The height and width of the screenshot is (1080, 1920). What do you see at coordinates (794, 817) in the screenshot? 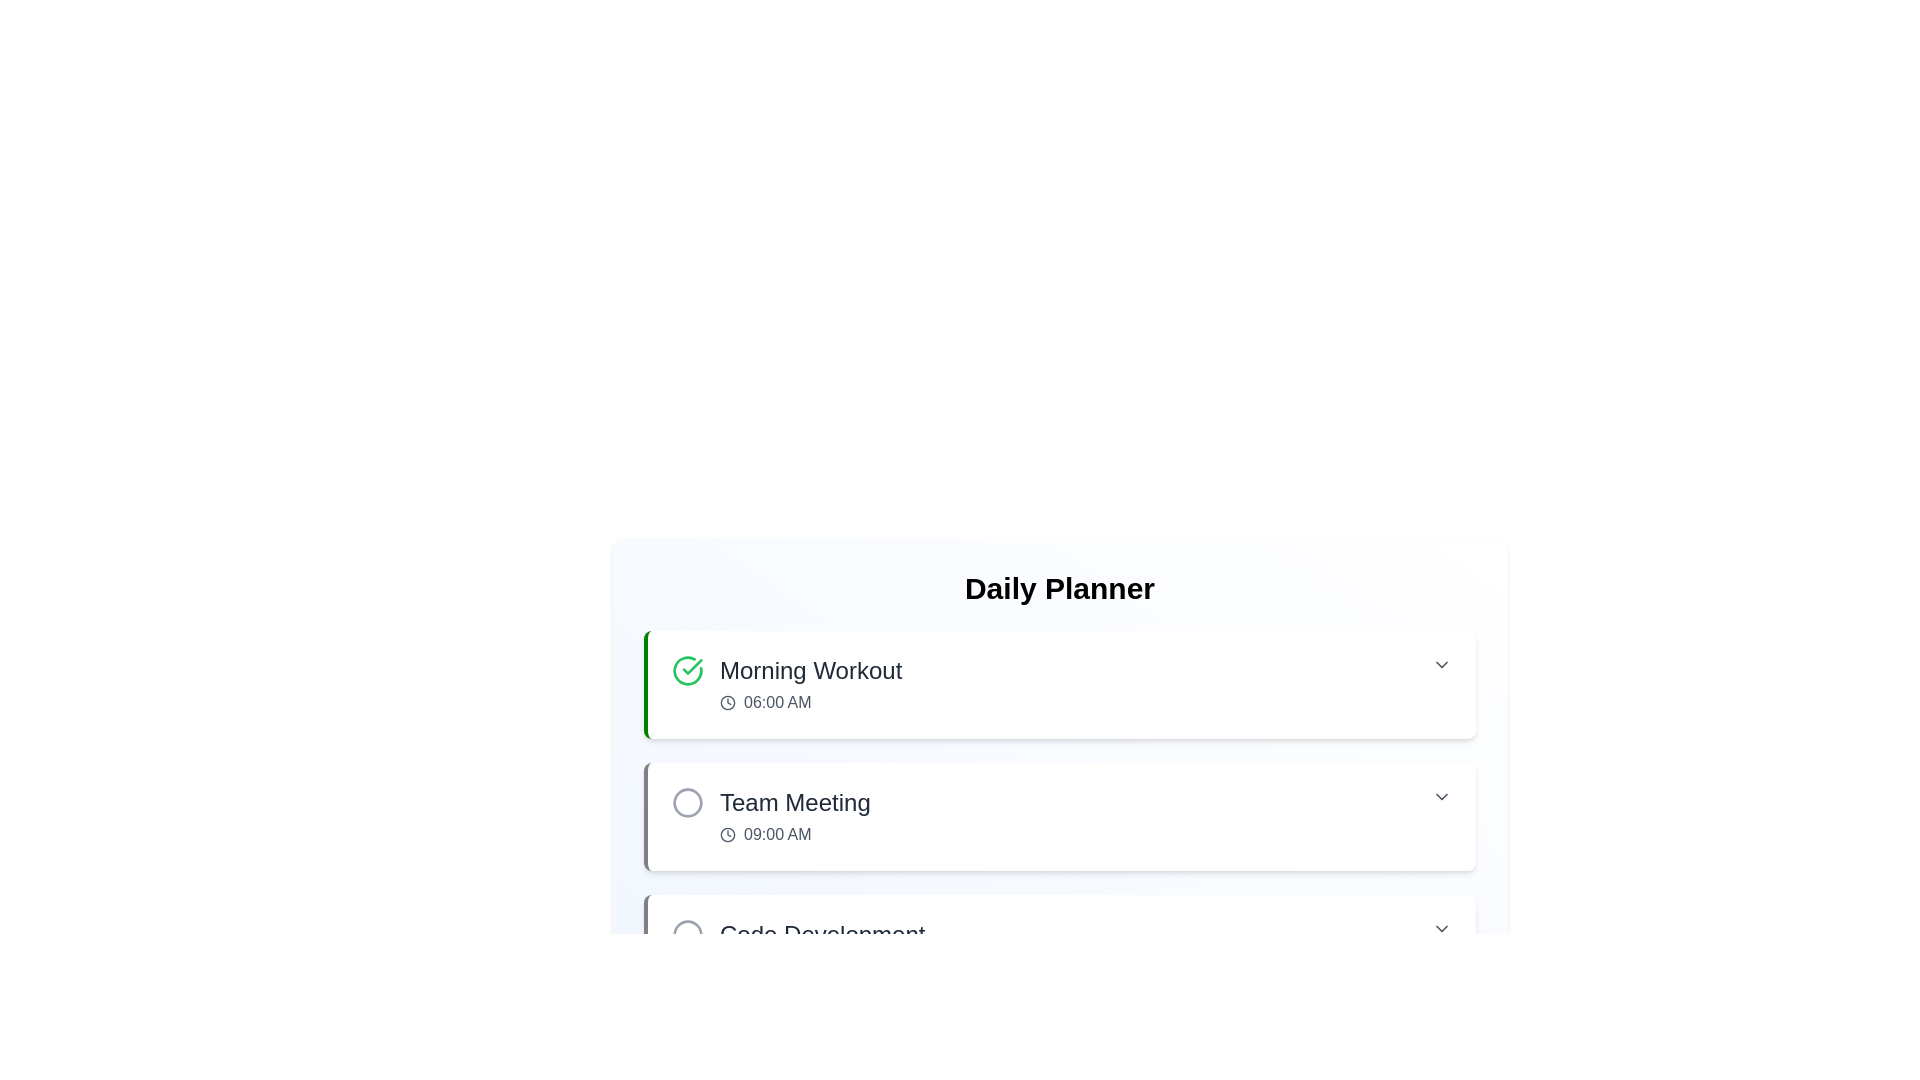
I see `on the 'Team Meeting' text display with the embedded clock icon located in the upper-middle portion of the layout under the heading 'Daily Planner.'` at bounding box center [794, 817].